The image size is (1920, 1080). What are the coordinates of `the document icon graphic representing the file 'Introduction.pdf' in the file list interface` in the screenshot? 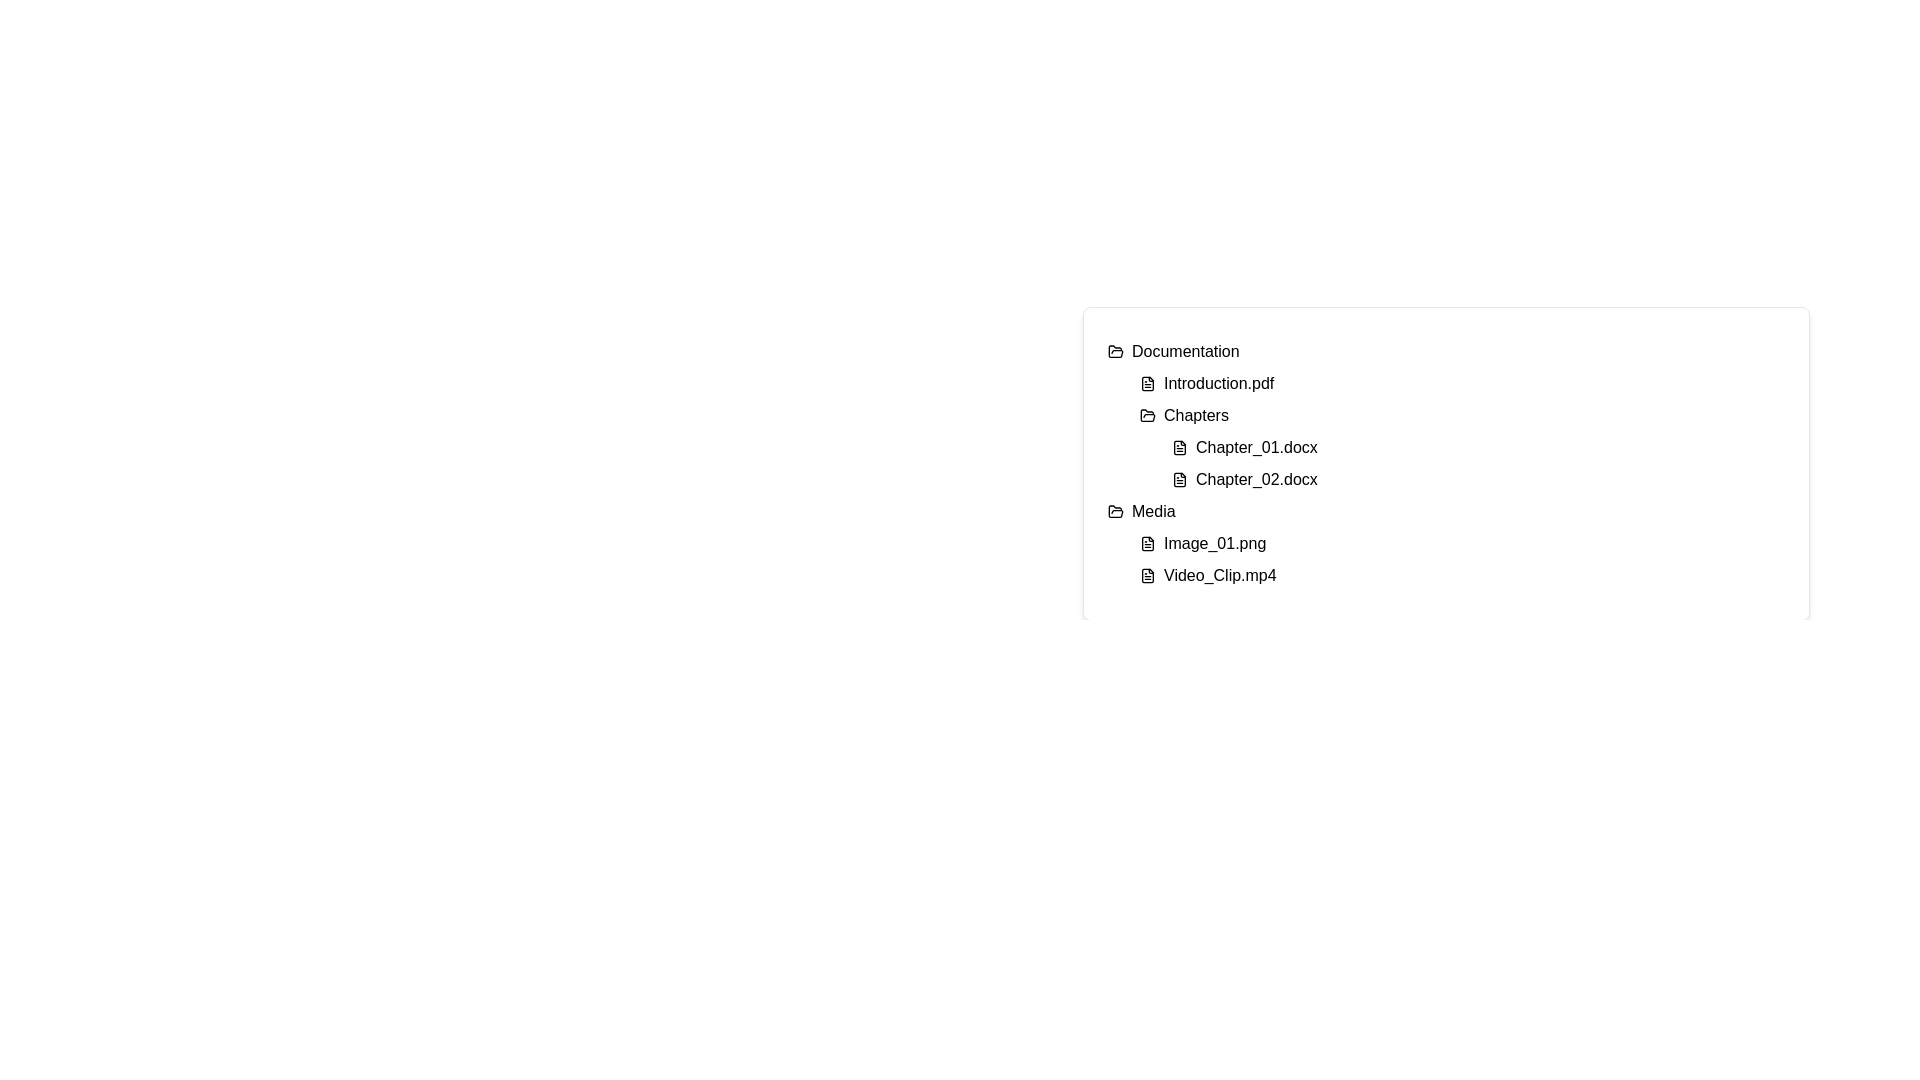 It's located at (1147, 384).